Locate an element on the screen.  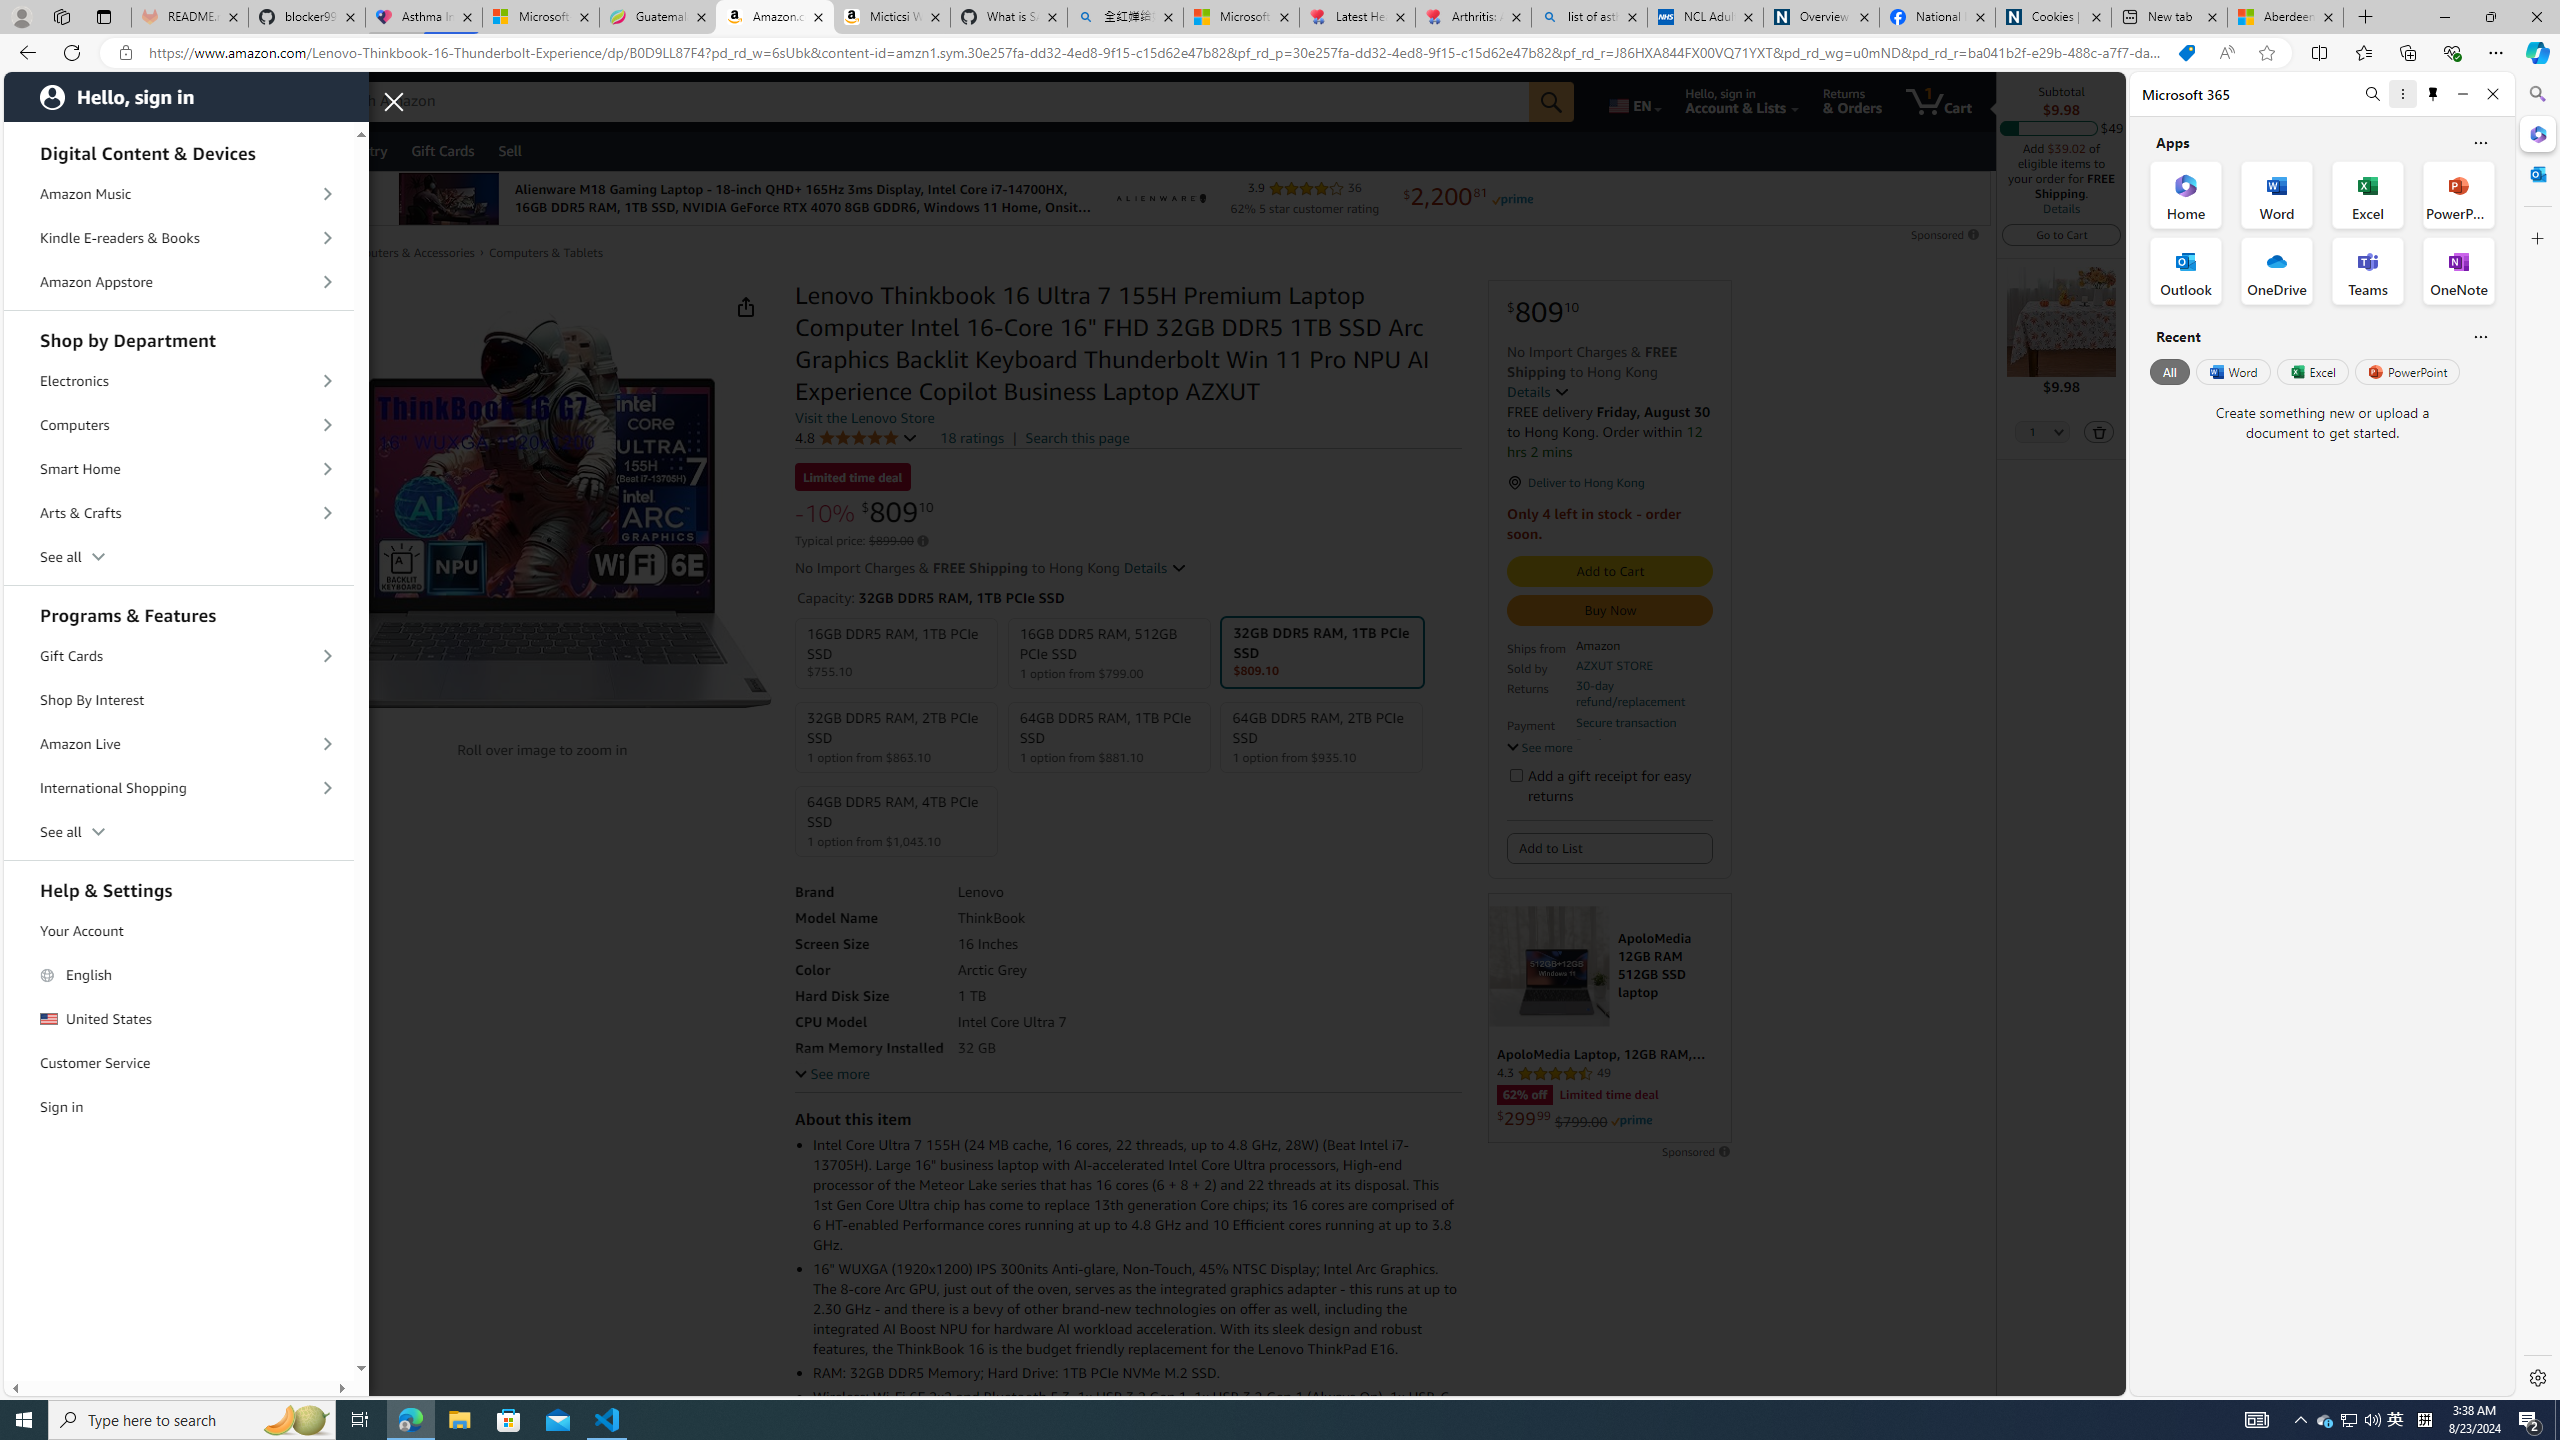
'PowerPoint Office App' is located at coordinates (2458, 195).